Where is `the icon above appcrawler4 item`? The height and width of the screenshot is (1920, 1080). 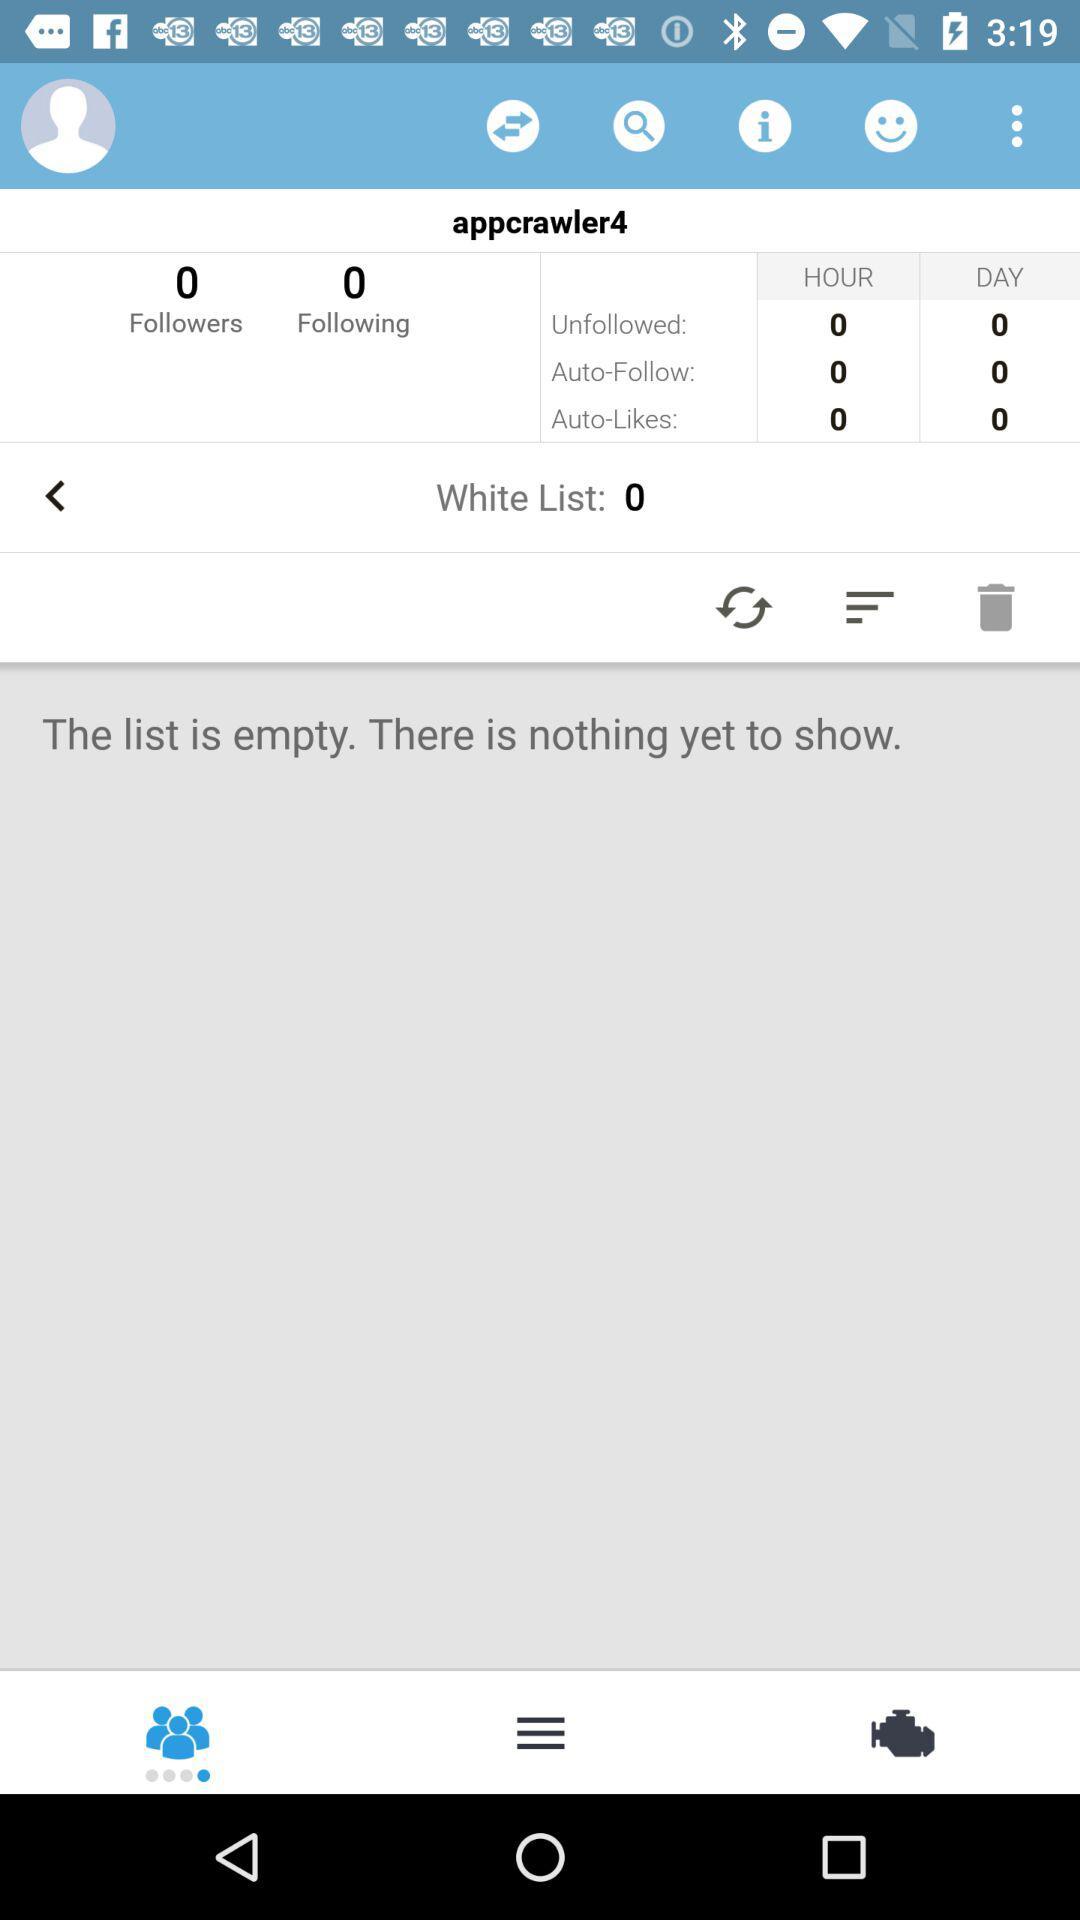
the icon above appcrawler4 item is located at coordinates (67, 124).